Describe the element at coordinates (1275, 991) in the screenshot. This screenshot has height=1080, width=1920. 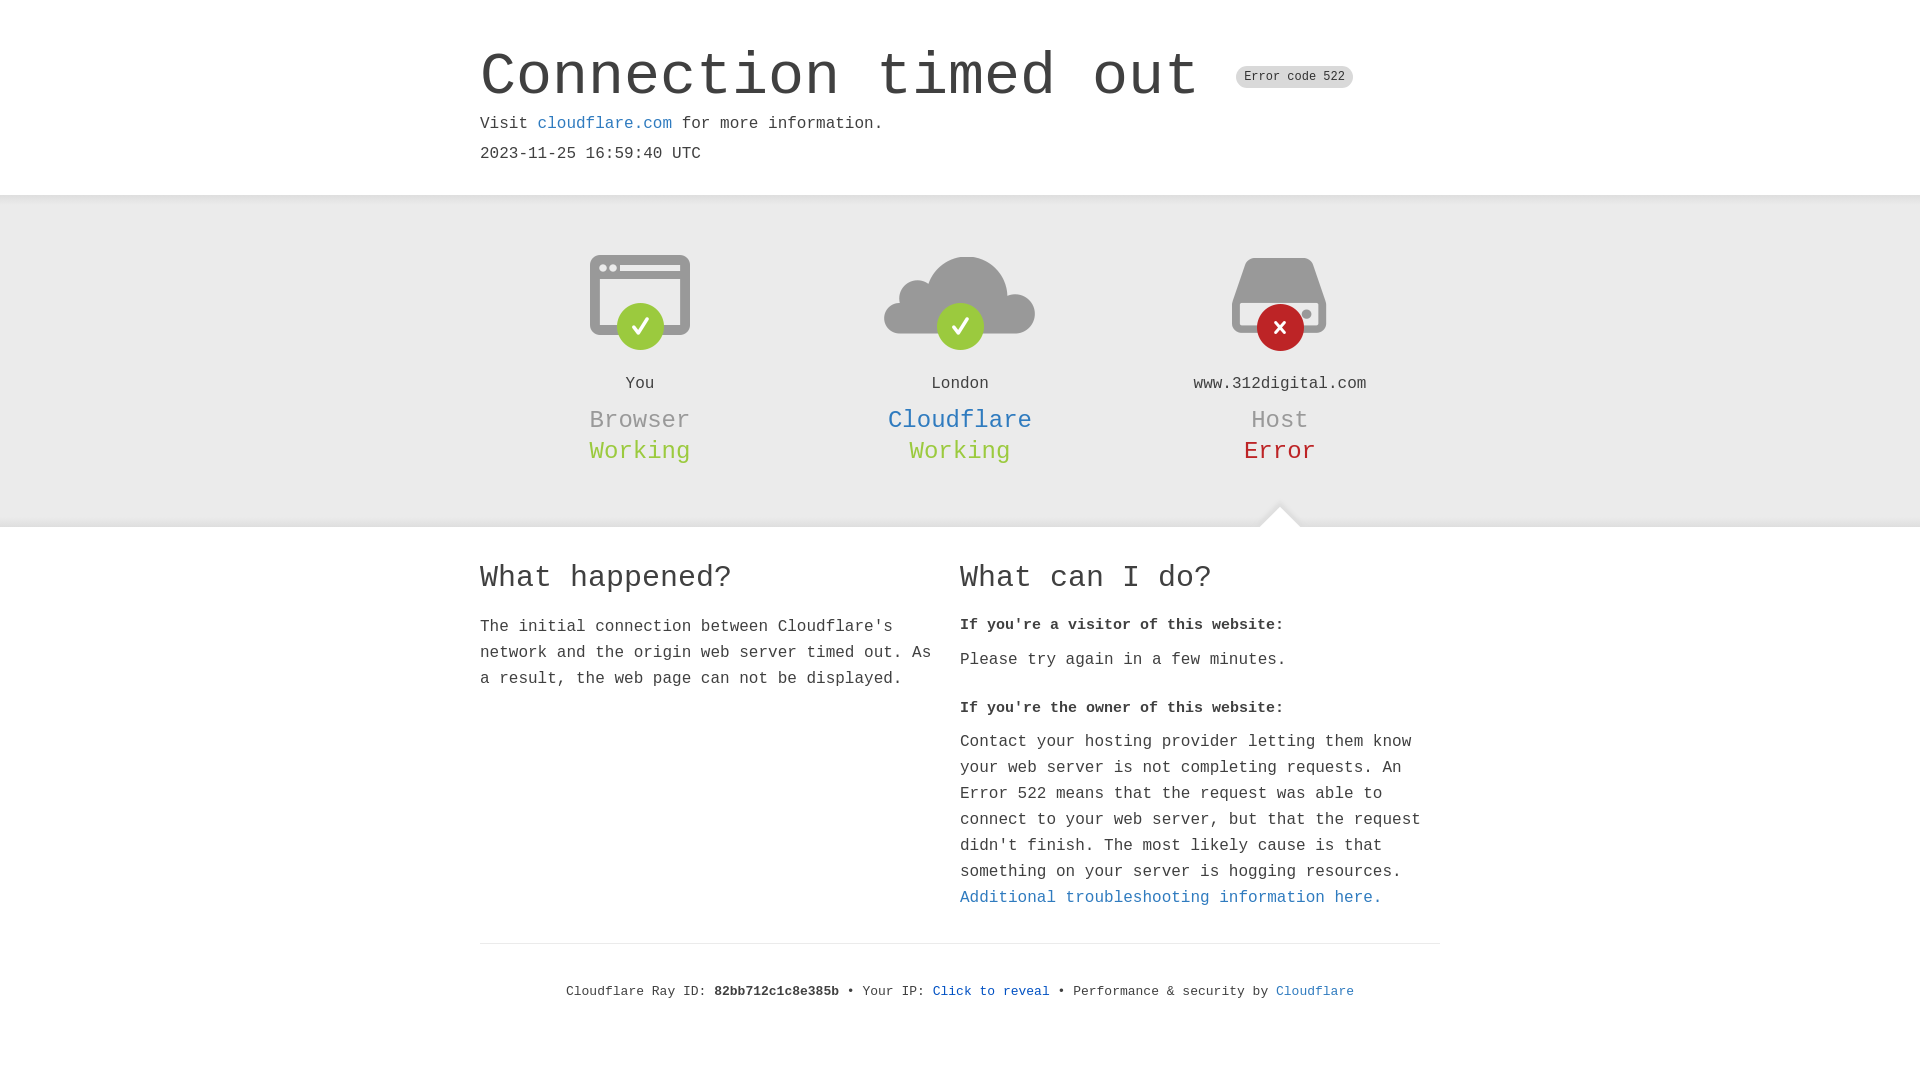
I see `'Cloudflare'` at that location.